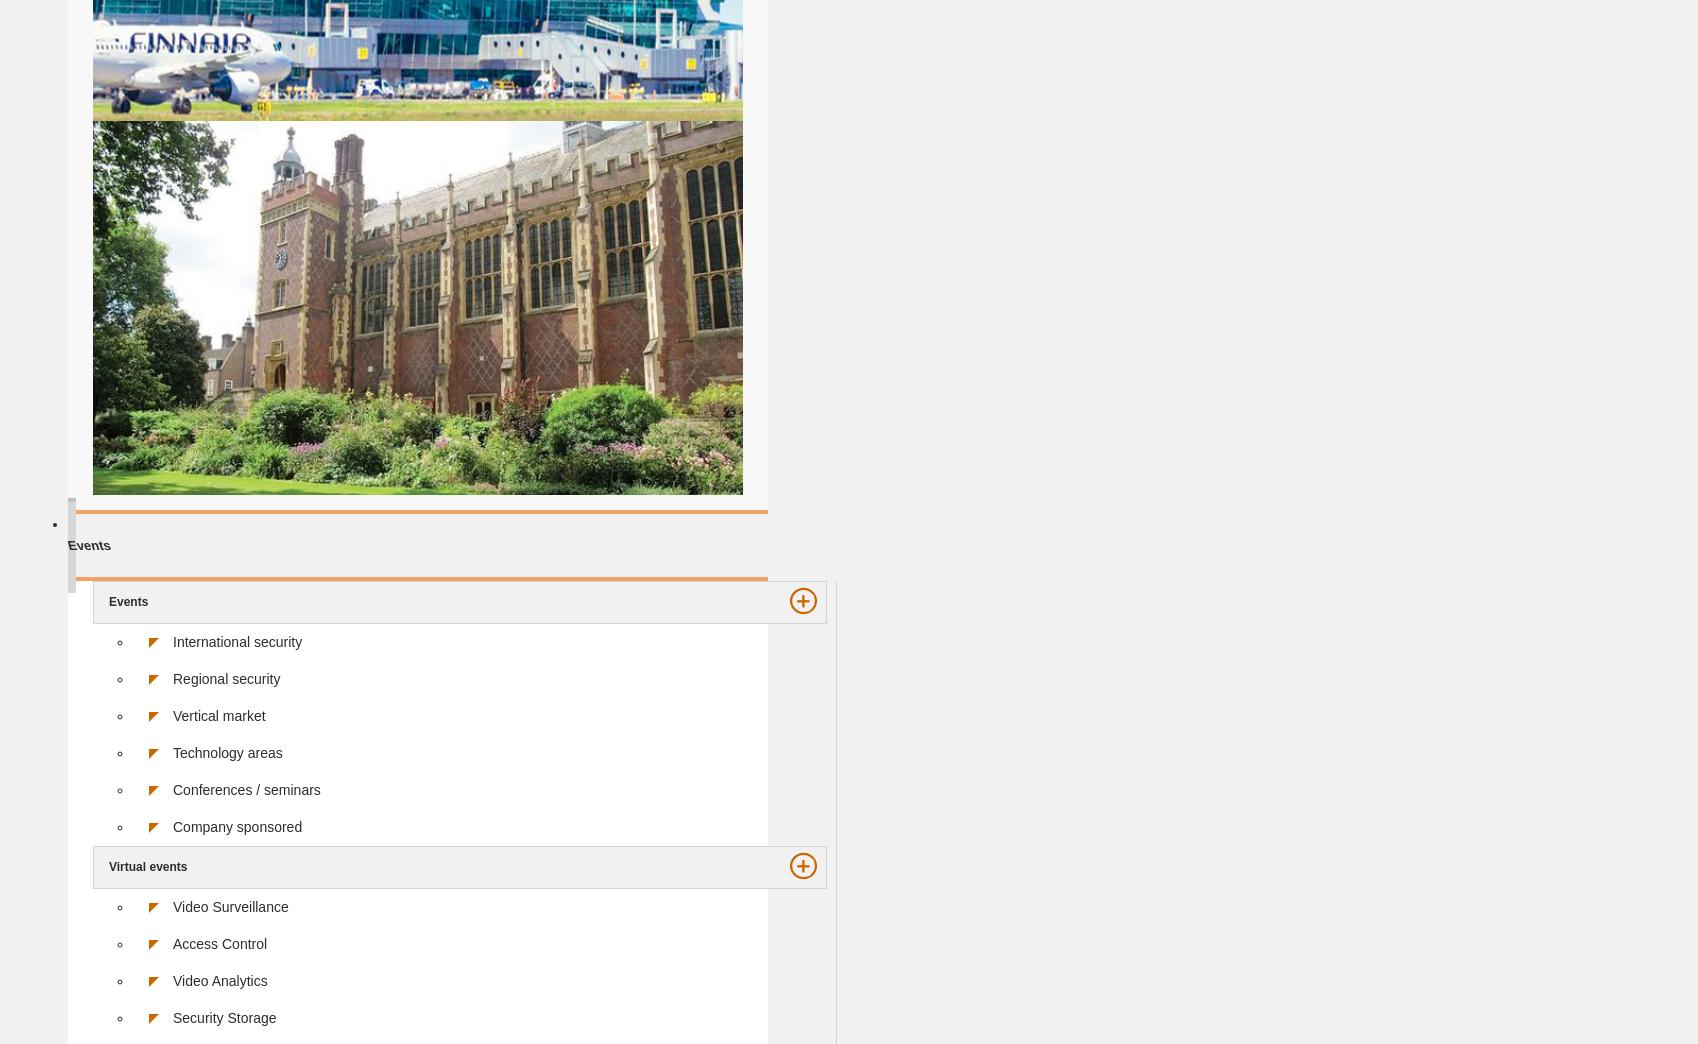  I want to click on 'Conferences / seminars', so click(246, 787).